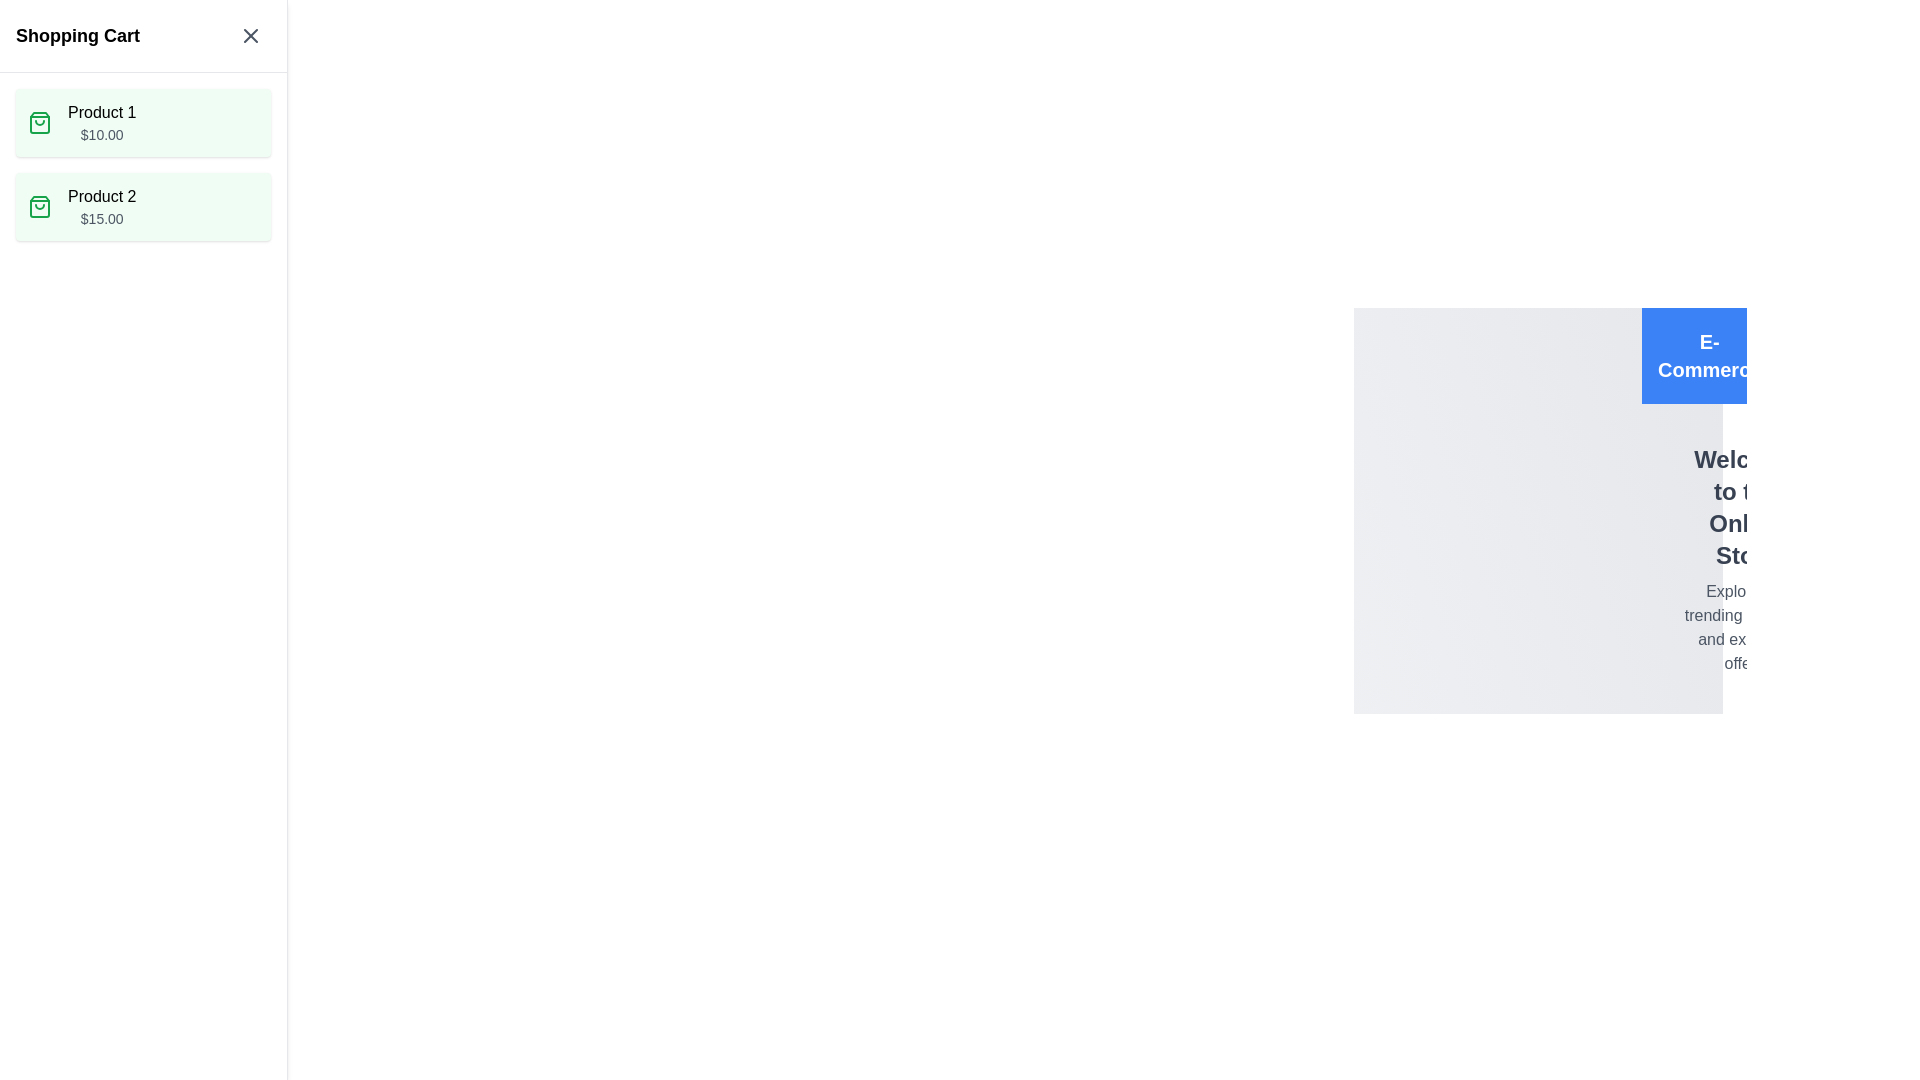 The width and height of the screenshot is (1920, 1080). Describe the element at coordinates (39, 123) in the screenshot. I see `the light green shopping bag icon located to the left of the text 'Product 2' in the shopping cart UI` at that location.